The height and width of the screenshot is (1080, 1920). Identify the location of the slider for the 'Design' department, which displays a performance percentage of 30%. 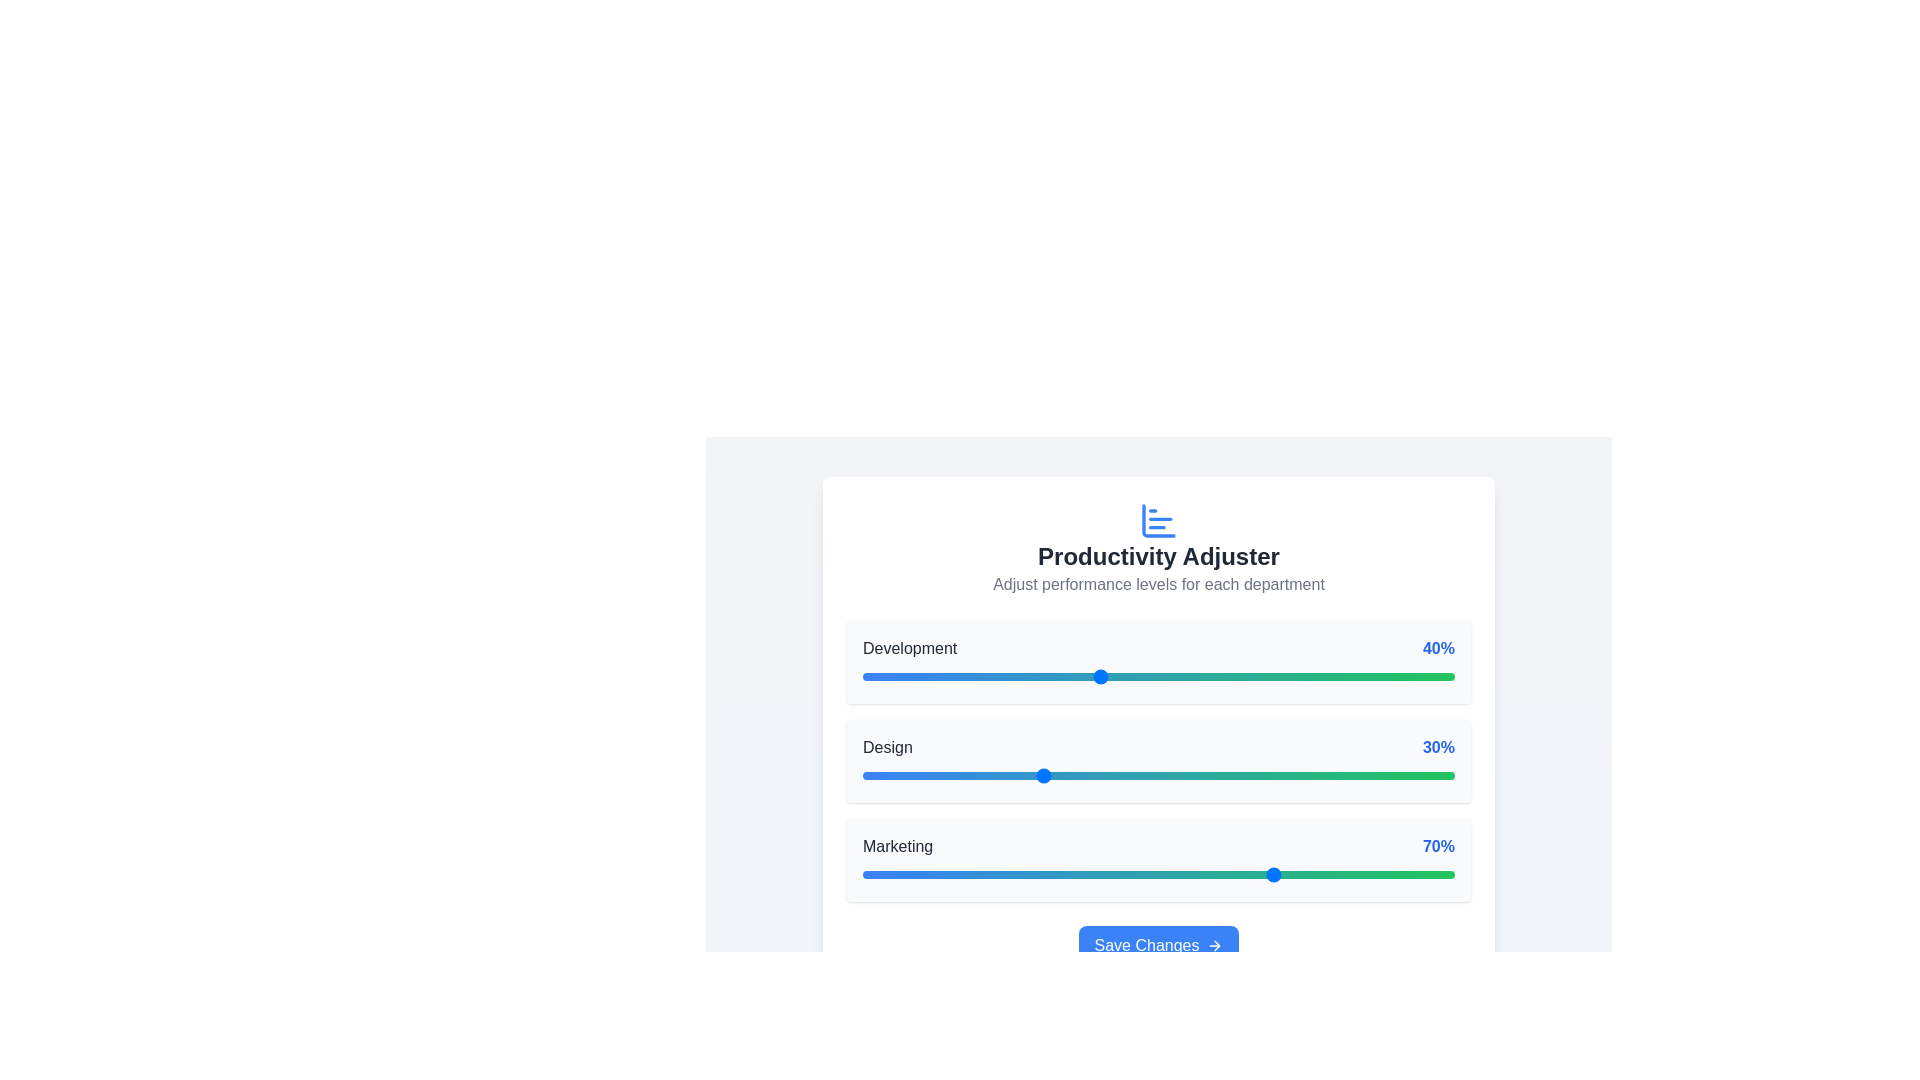
(1158, 761).